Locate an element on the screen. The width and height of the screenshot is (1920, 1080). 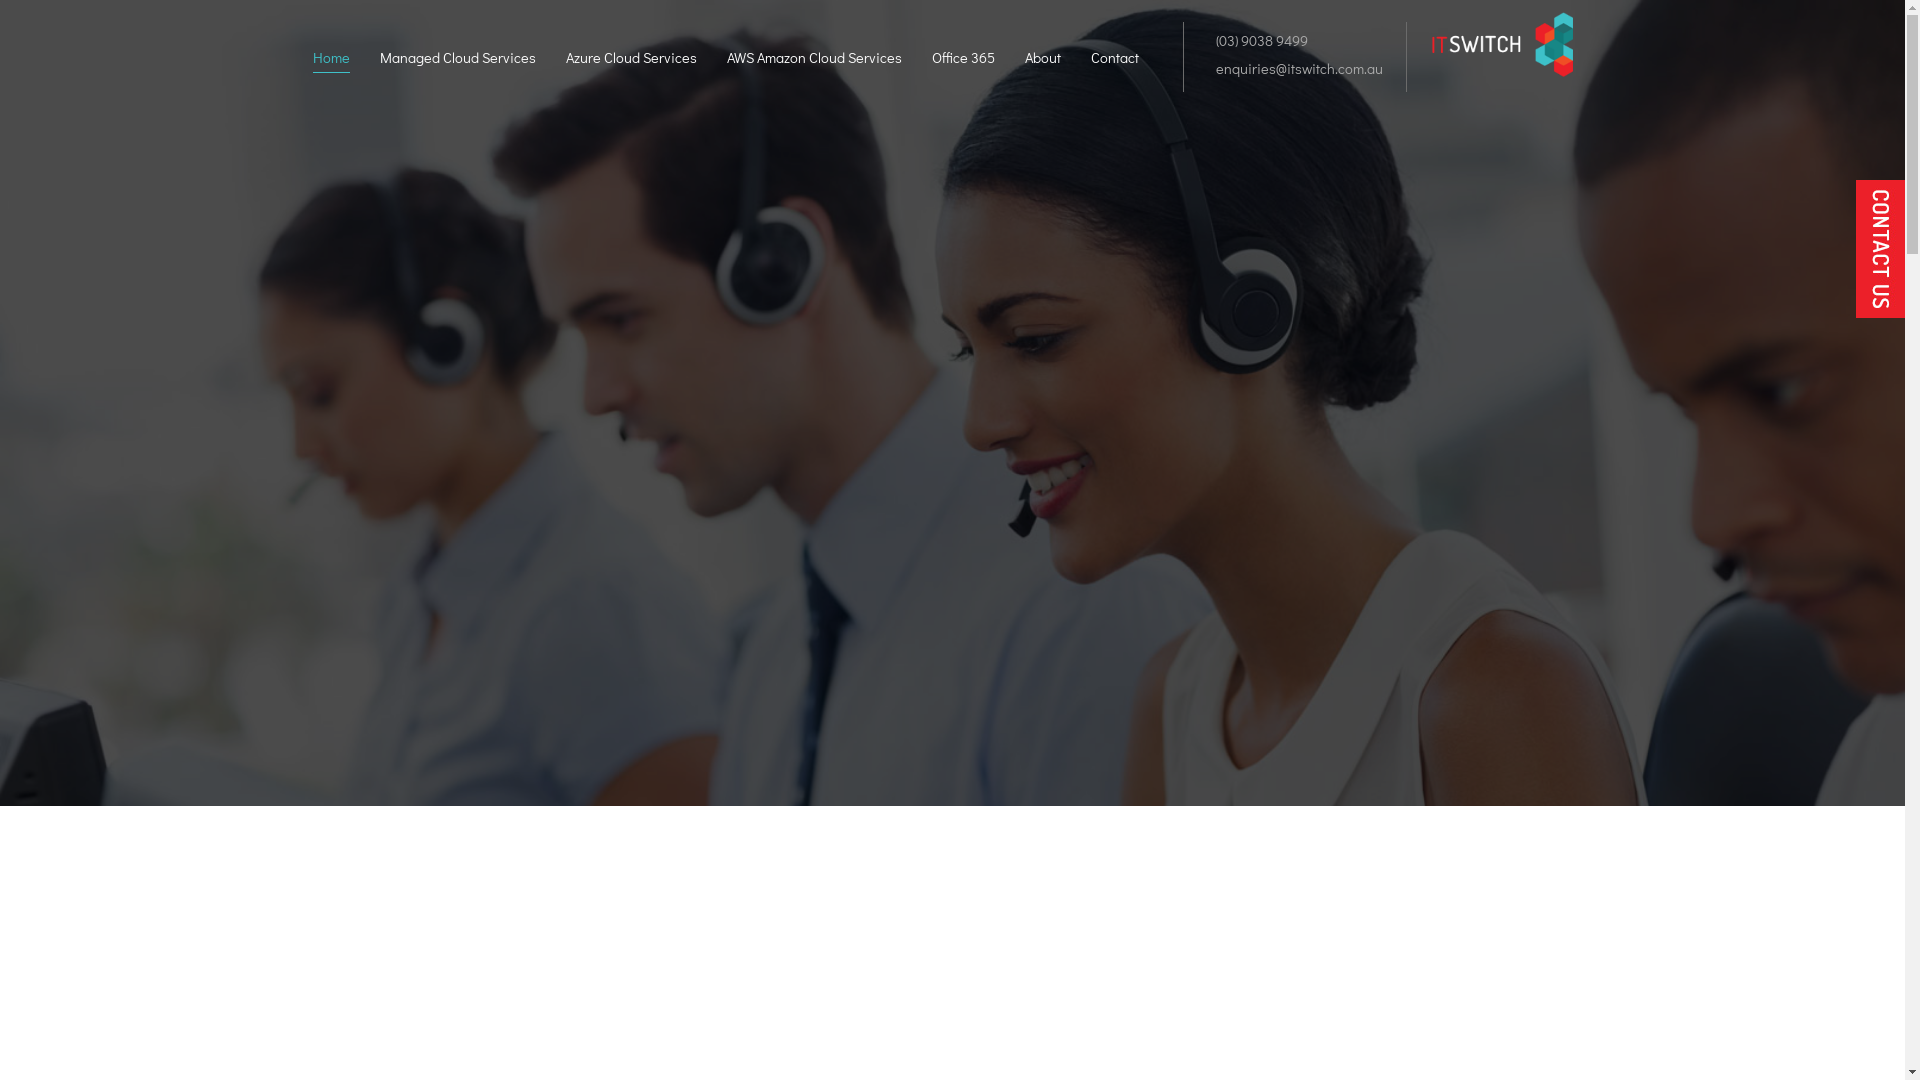
'AWS Amazon Cloud Services' is located at coordinates (724, 59).